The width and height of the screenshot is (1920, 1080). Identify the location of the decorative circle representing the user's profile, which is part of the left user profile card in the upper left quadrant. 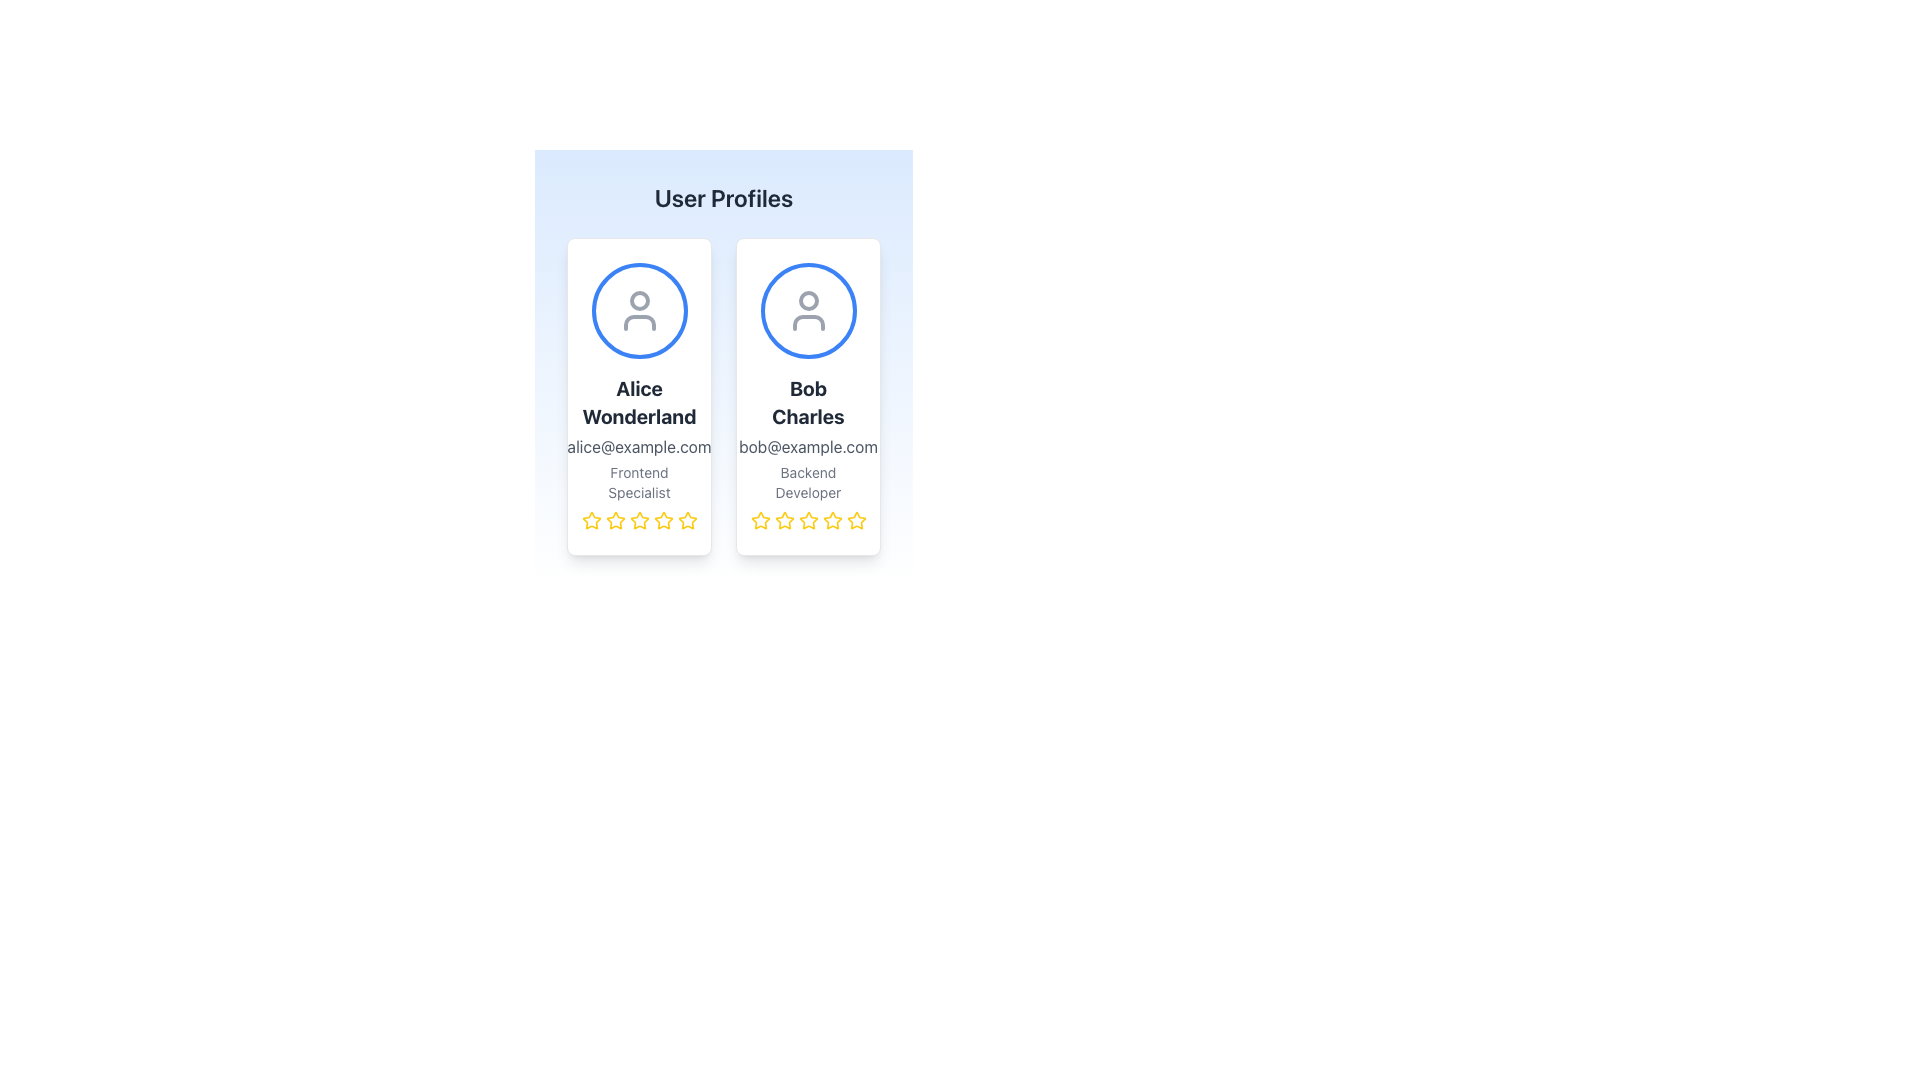
(638, 300).